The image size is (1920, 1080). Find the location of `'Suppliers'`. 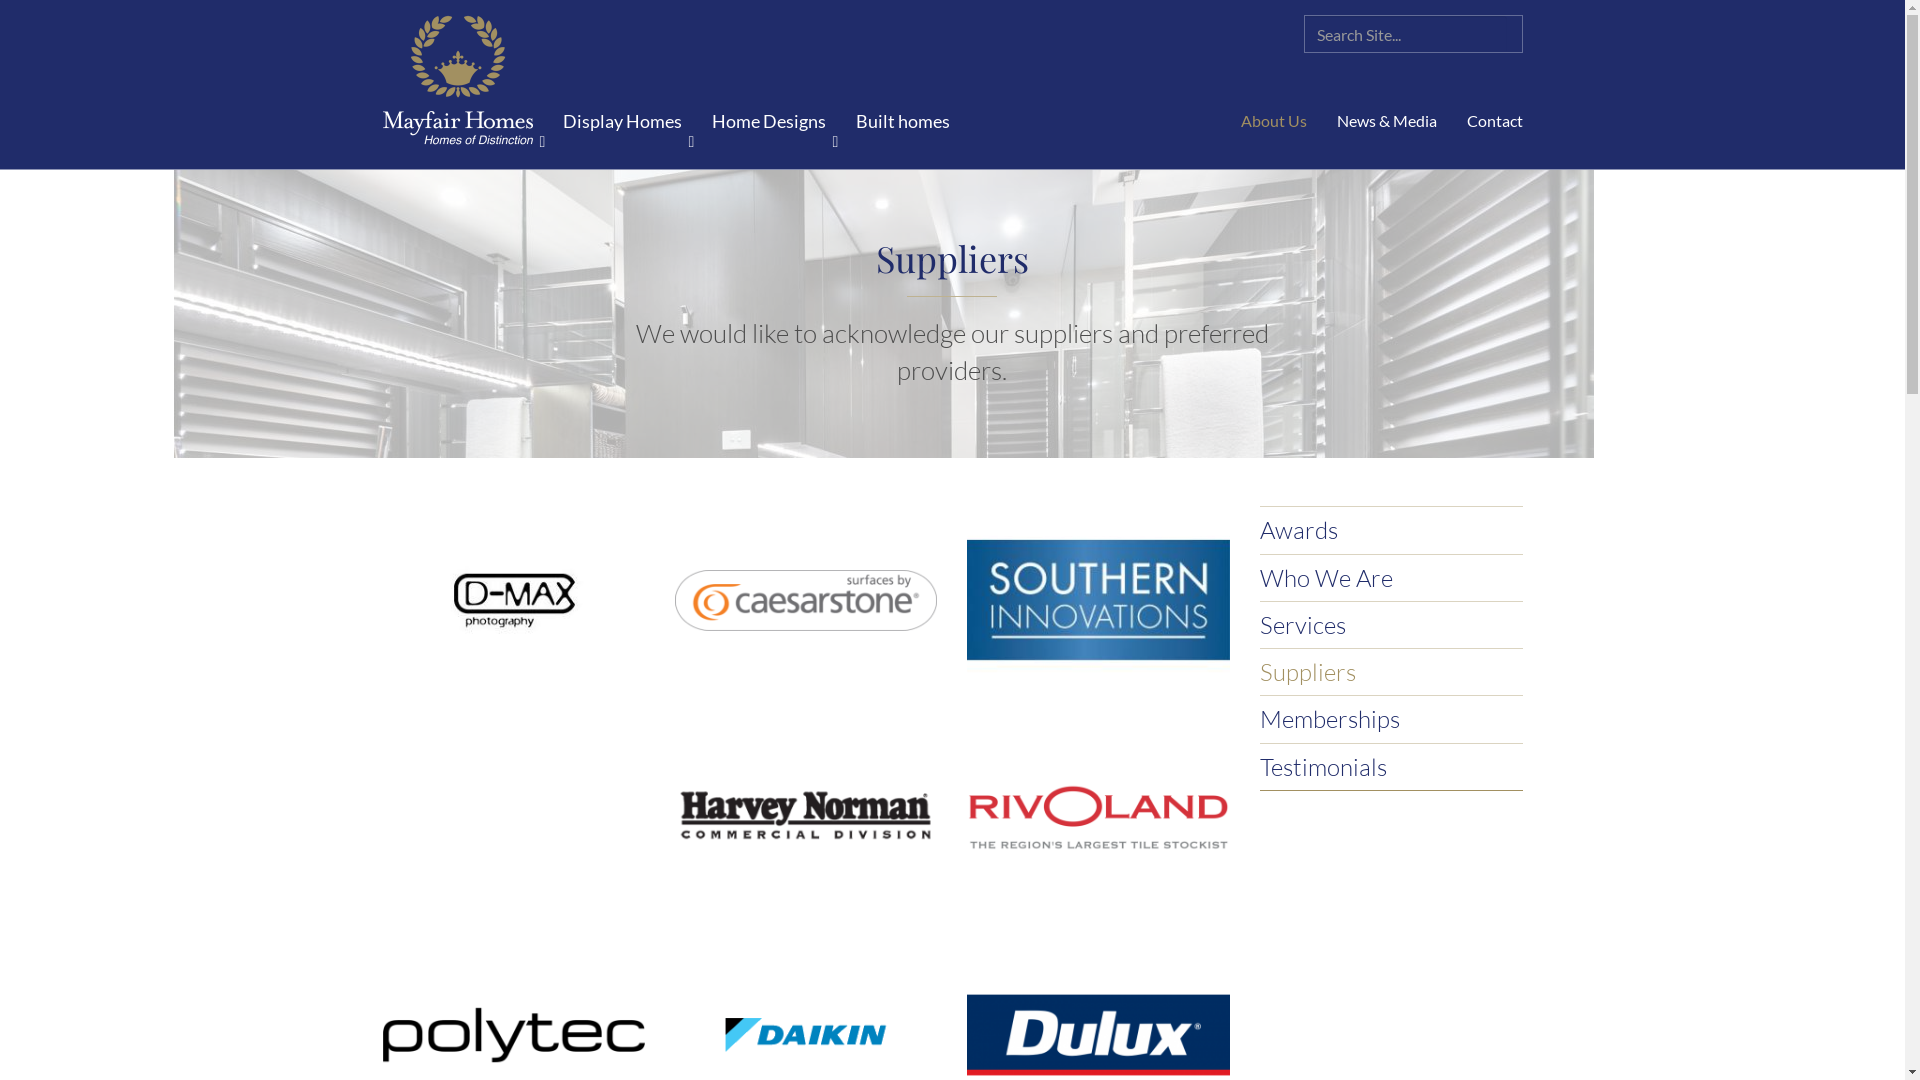

'Suppliers' is located at coordinates (1308, 671).